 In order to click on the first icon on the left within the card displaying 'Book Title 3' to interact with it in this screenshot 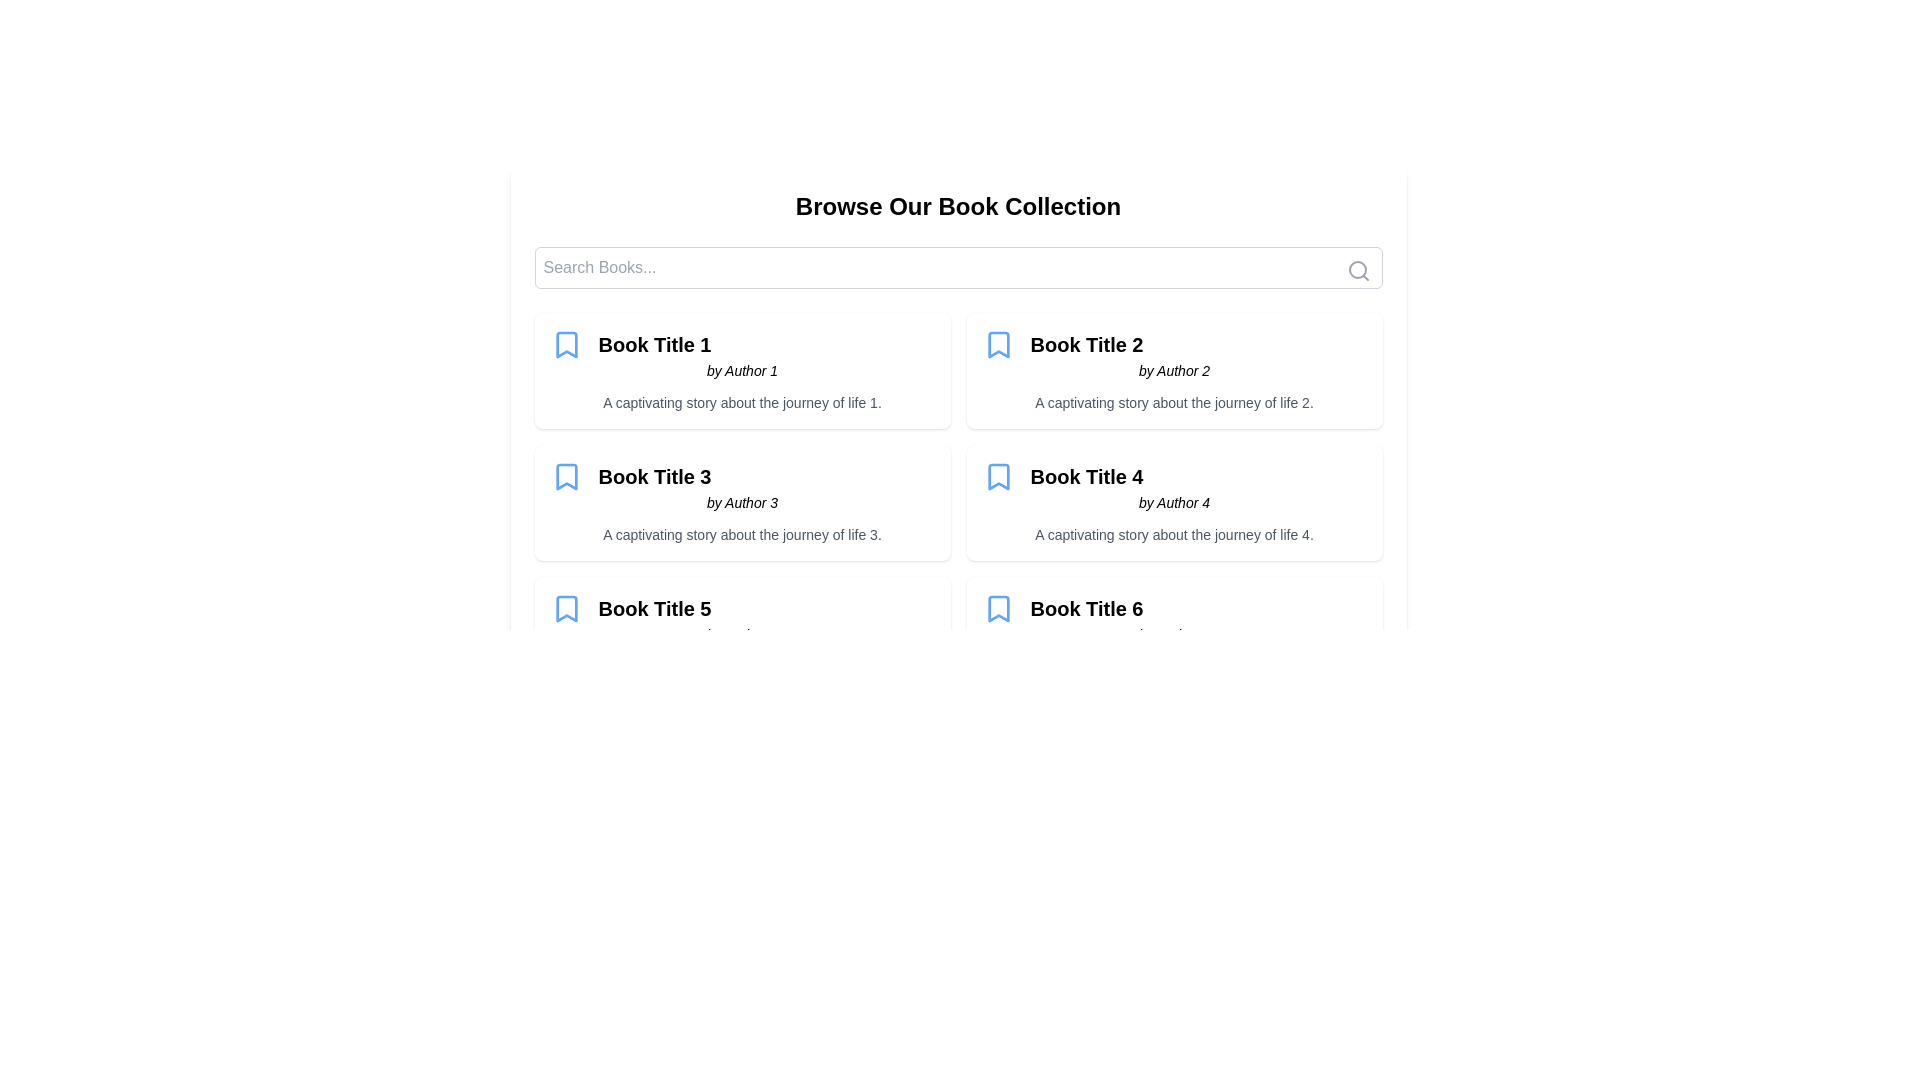, I will do `click(565, 477)`.